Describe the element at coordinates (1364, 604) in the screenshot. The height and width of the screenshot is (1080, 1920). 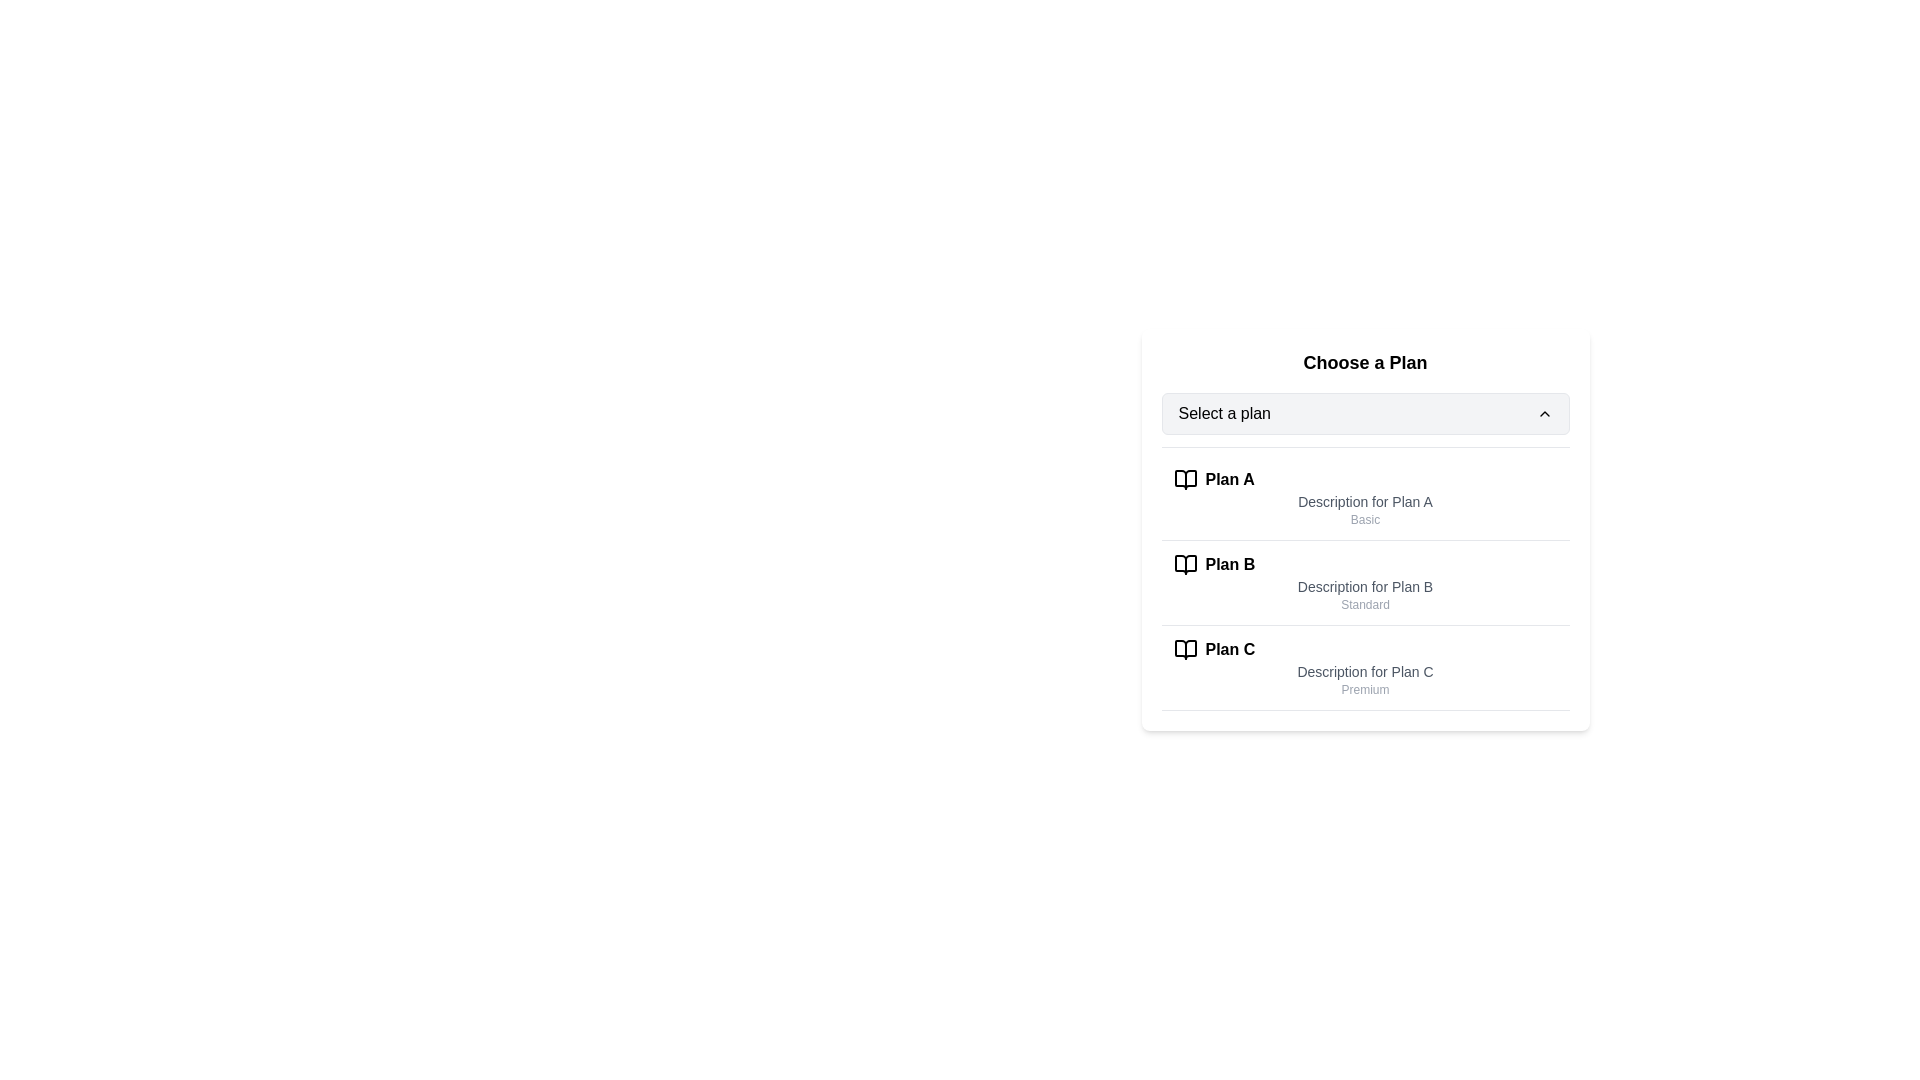
I see `the text label reading 'Standard' that appears under the description text 'Description for Plan B'` at that location.